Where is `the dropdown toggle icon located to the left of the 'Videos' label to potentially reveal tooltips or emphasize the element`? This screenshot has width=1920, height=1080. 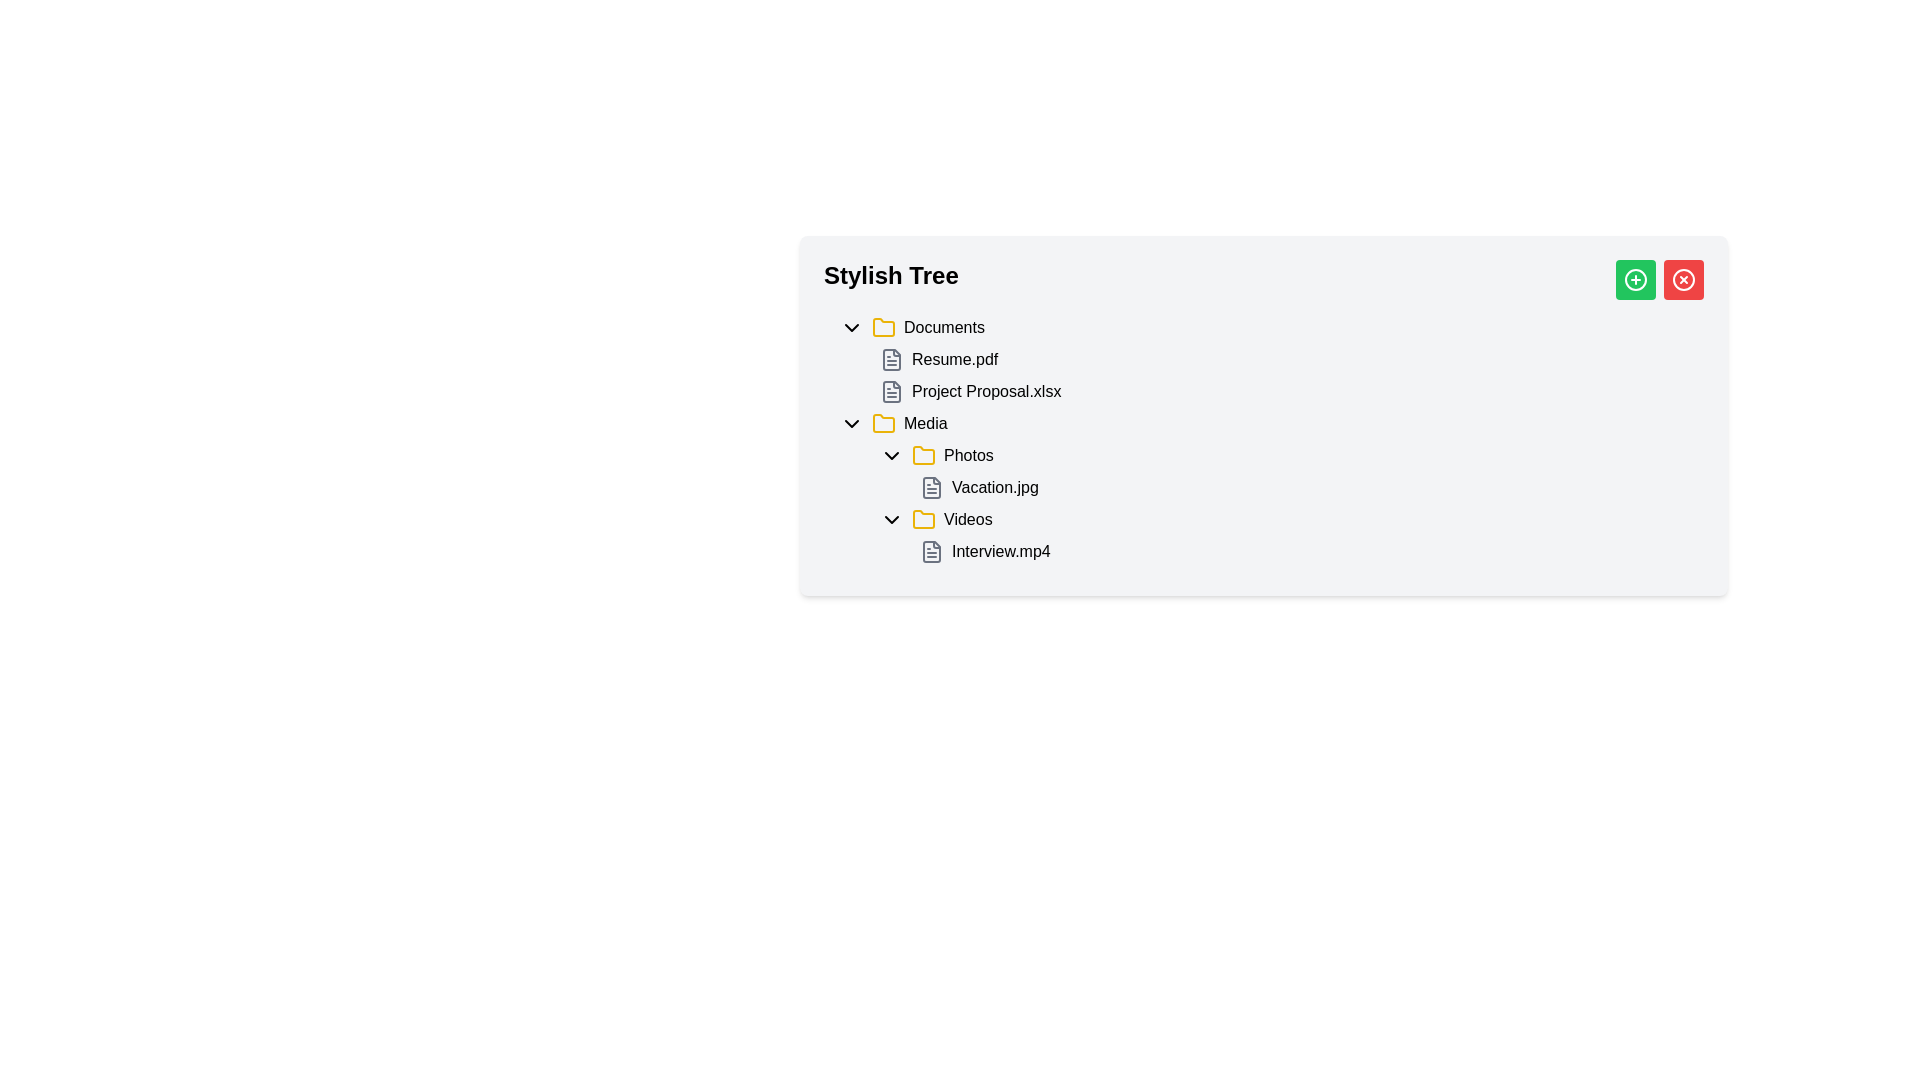
the dropdown toggle icon located to the left of the 'Videos' label to potentially reveal tooltips or emphasize the element is located at coordinates (891, 519).